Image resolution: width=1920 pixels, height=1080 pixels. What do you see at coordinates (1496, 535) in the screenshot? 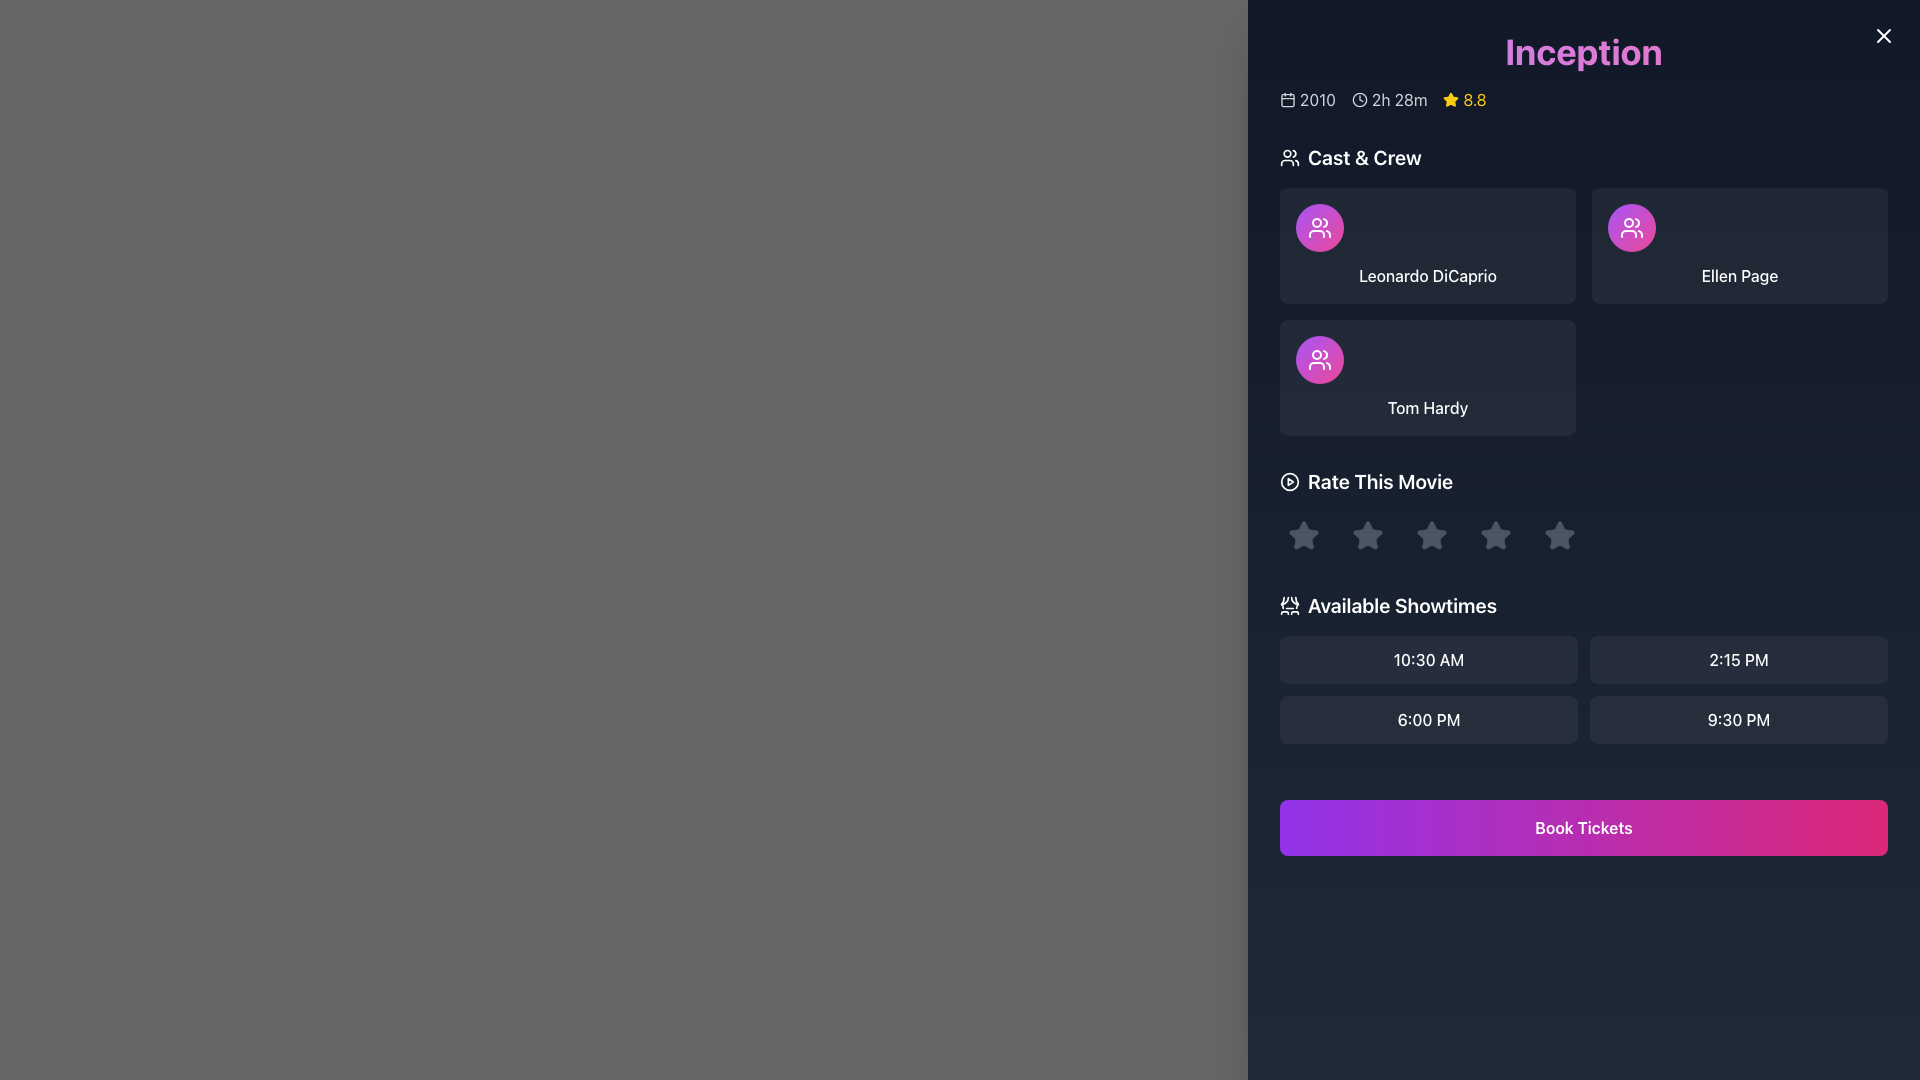
I see `the fourth star in the rating system below the text 'Rate This Movie' to change its appearance` at bounding box center [1496, 535].